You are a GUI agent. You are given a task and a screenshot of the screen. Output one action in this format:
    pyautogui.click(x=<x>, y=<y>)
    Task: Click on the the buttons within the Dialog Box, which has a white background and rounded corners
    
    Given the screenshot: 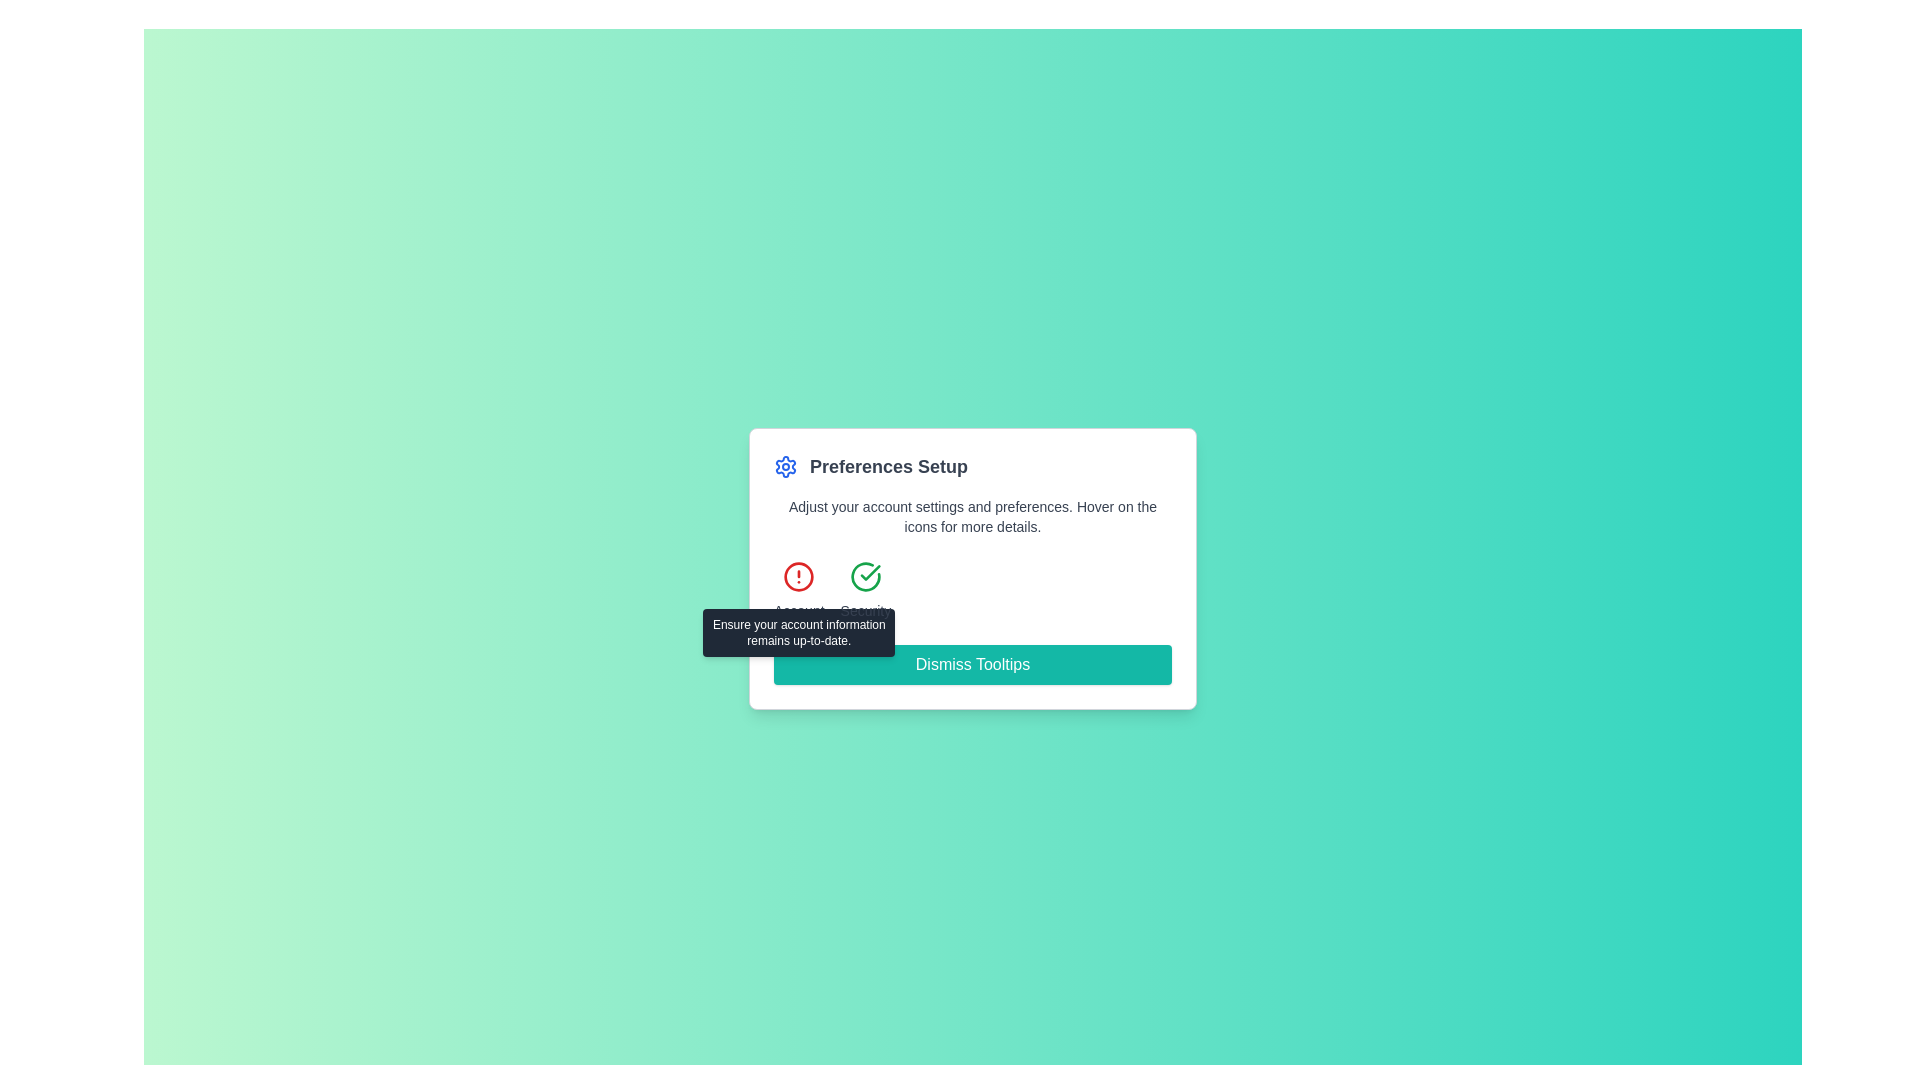 What is the action you would take?
    pyautogui.click(x=973, y=569)
    